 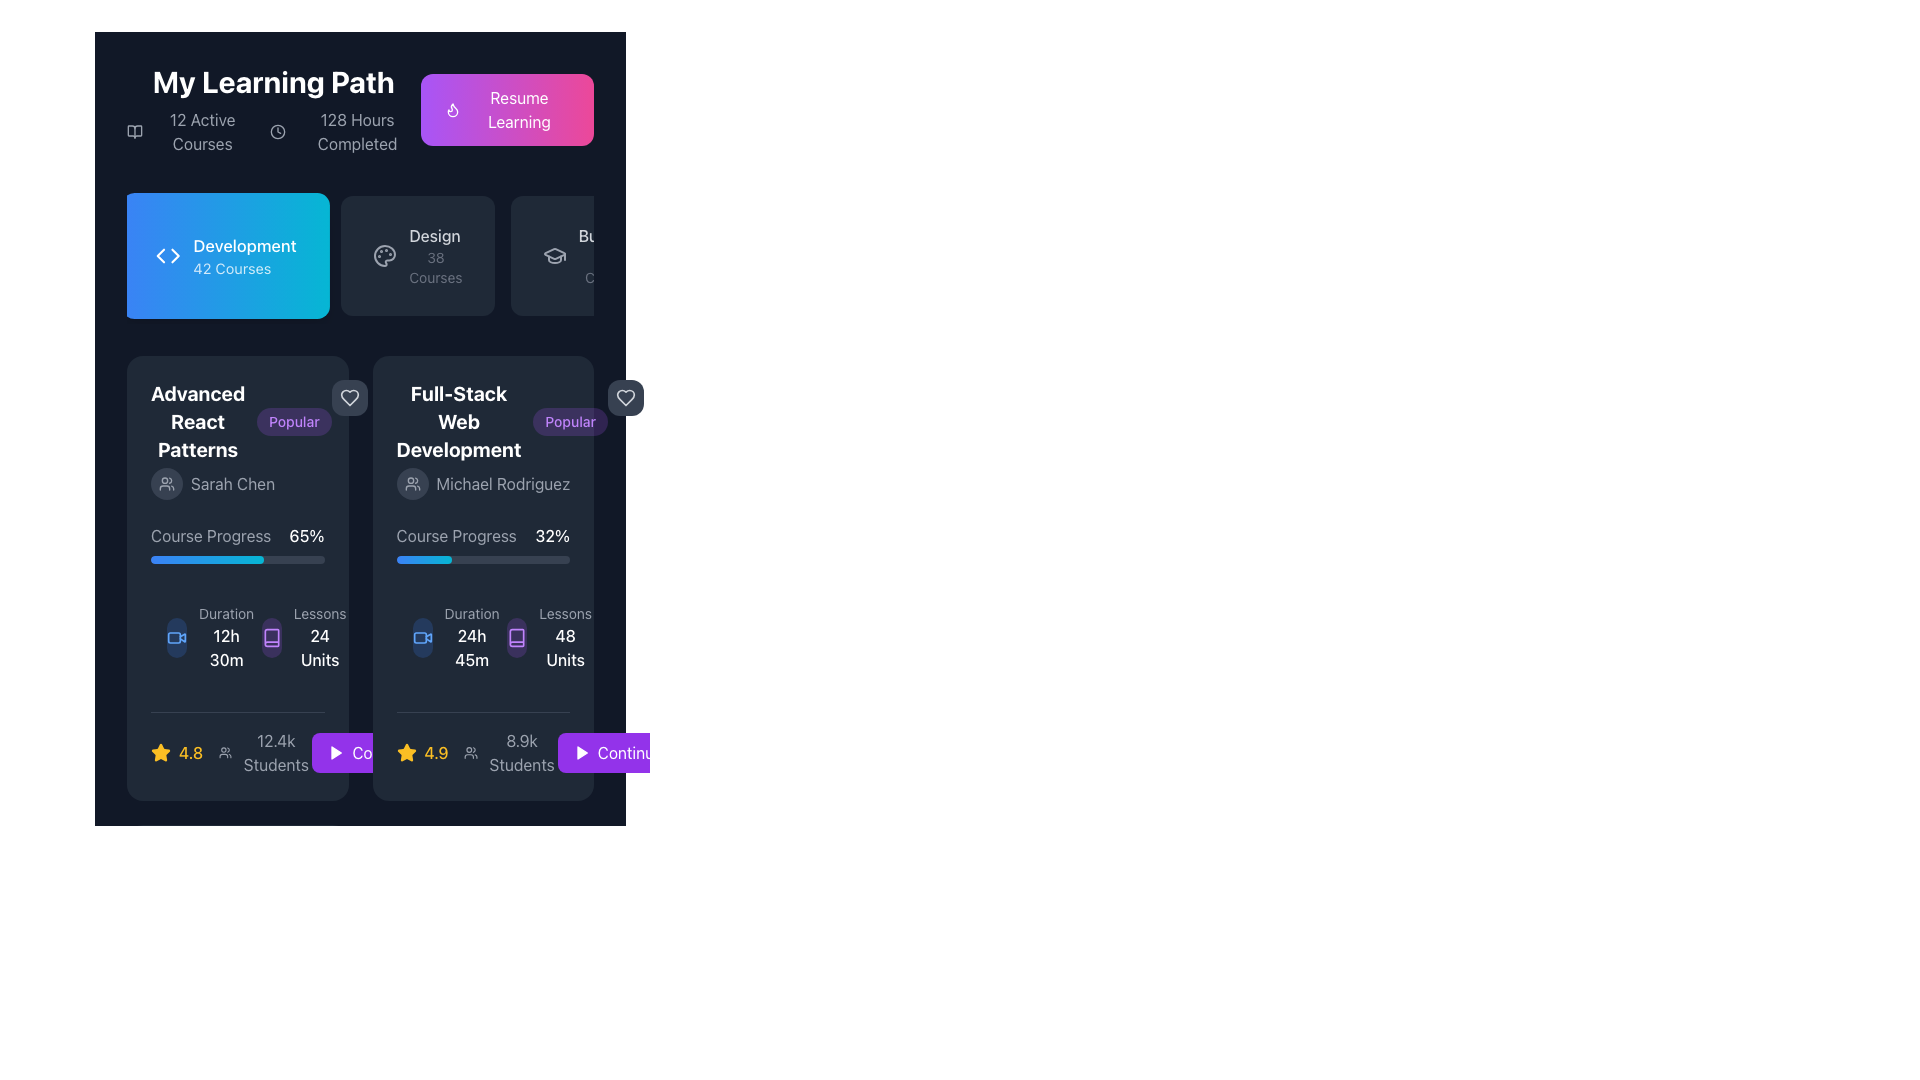 I want to click on the play icon located within the 'Continue' button under the 'Full-Stack Web Development' card, so click(x=581, y=752).